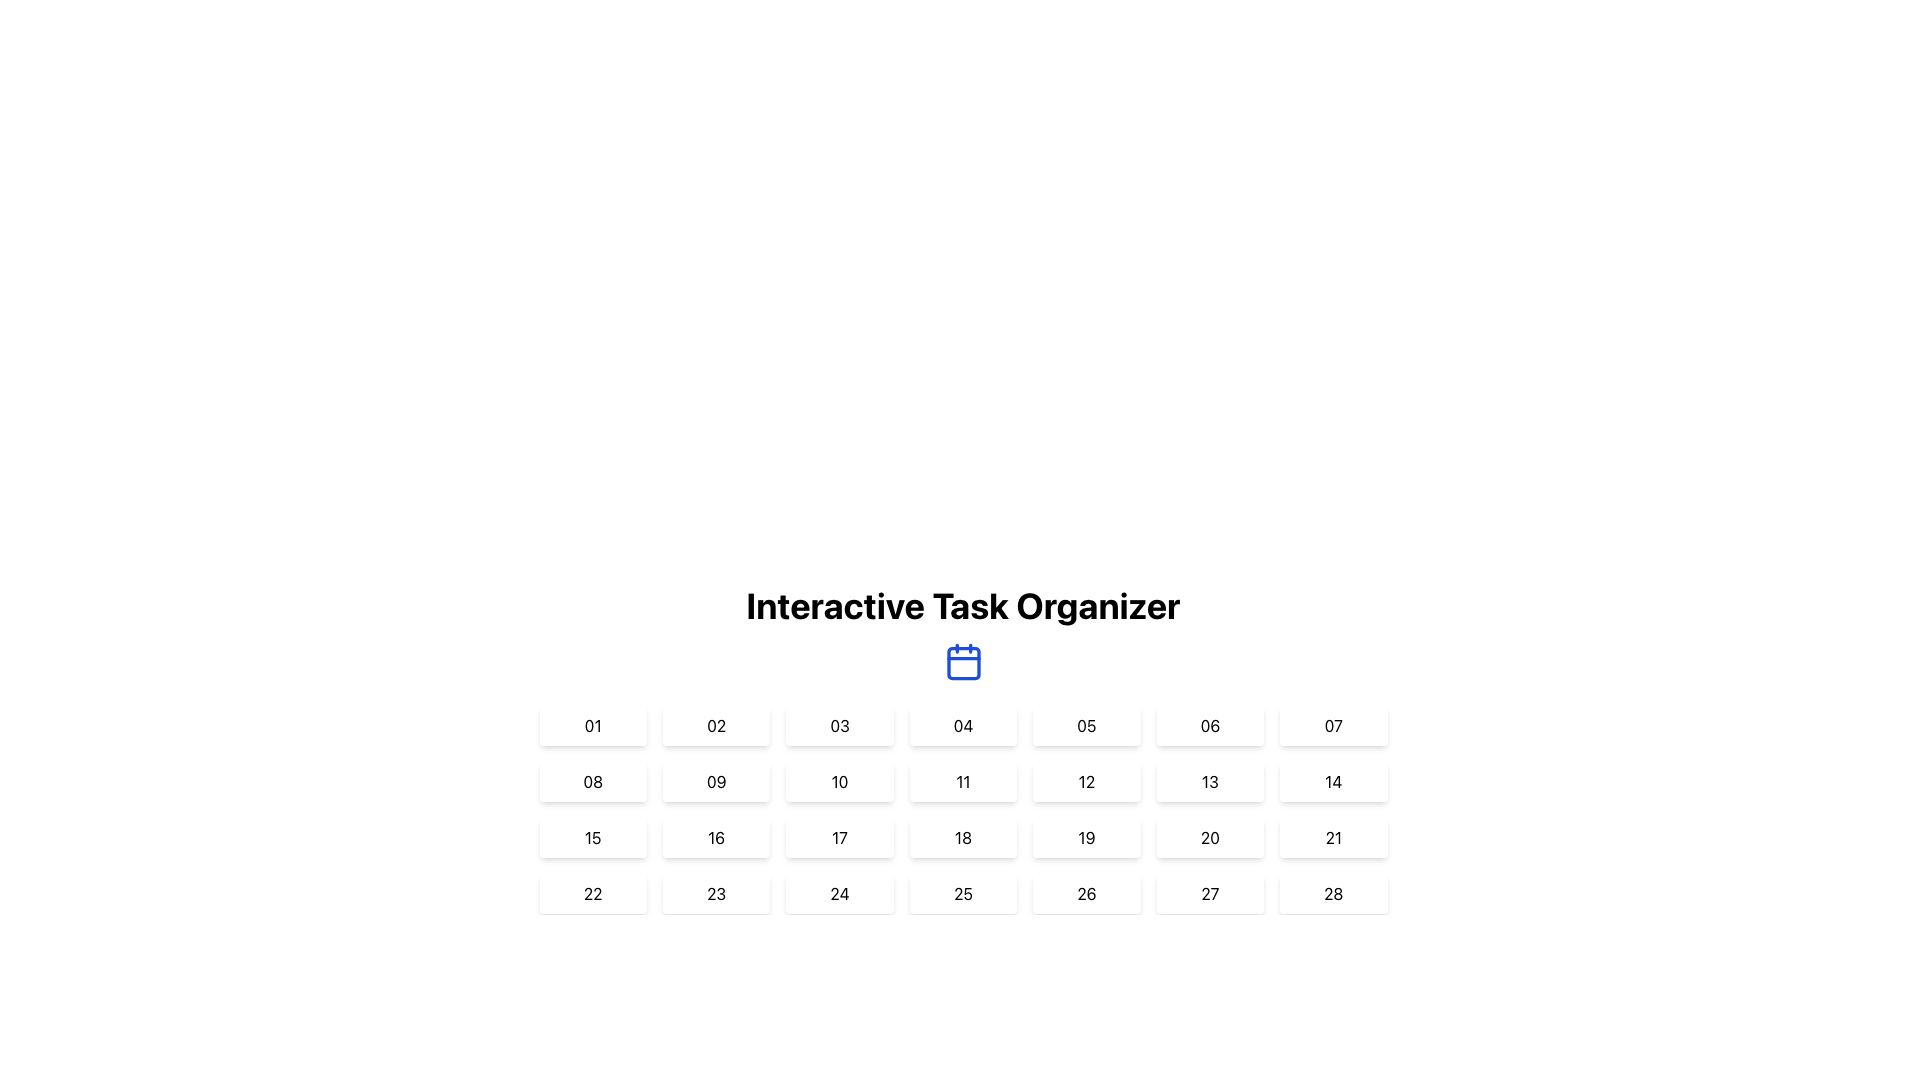 The height and width of the screenshot is (1080, 1920). I want to click on the SVG rectangle shape that serves as a background or structural component of the calendar icon, positioned in the central area of the main rectangular section within the icon, so click(963, 663).